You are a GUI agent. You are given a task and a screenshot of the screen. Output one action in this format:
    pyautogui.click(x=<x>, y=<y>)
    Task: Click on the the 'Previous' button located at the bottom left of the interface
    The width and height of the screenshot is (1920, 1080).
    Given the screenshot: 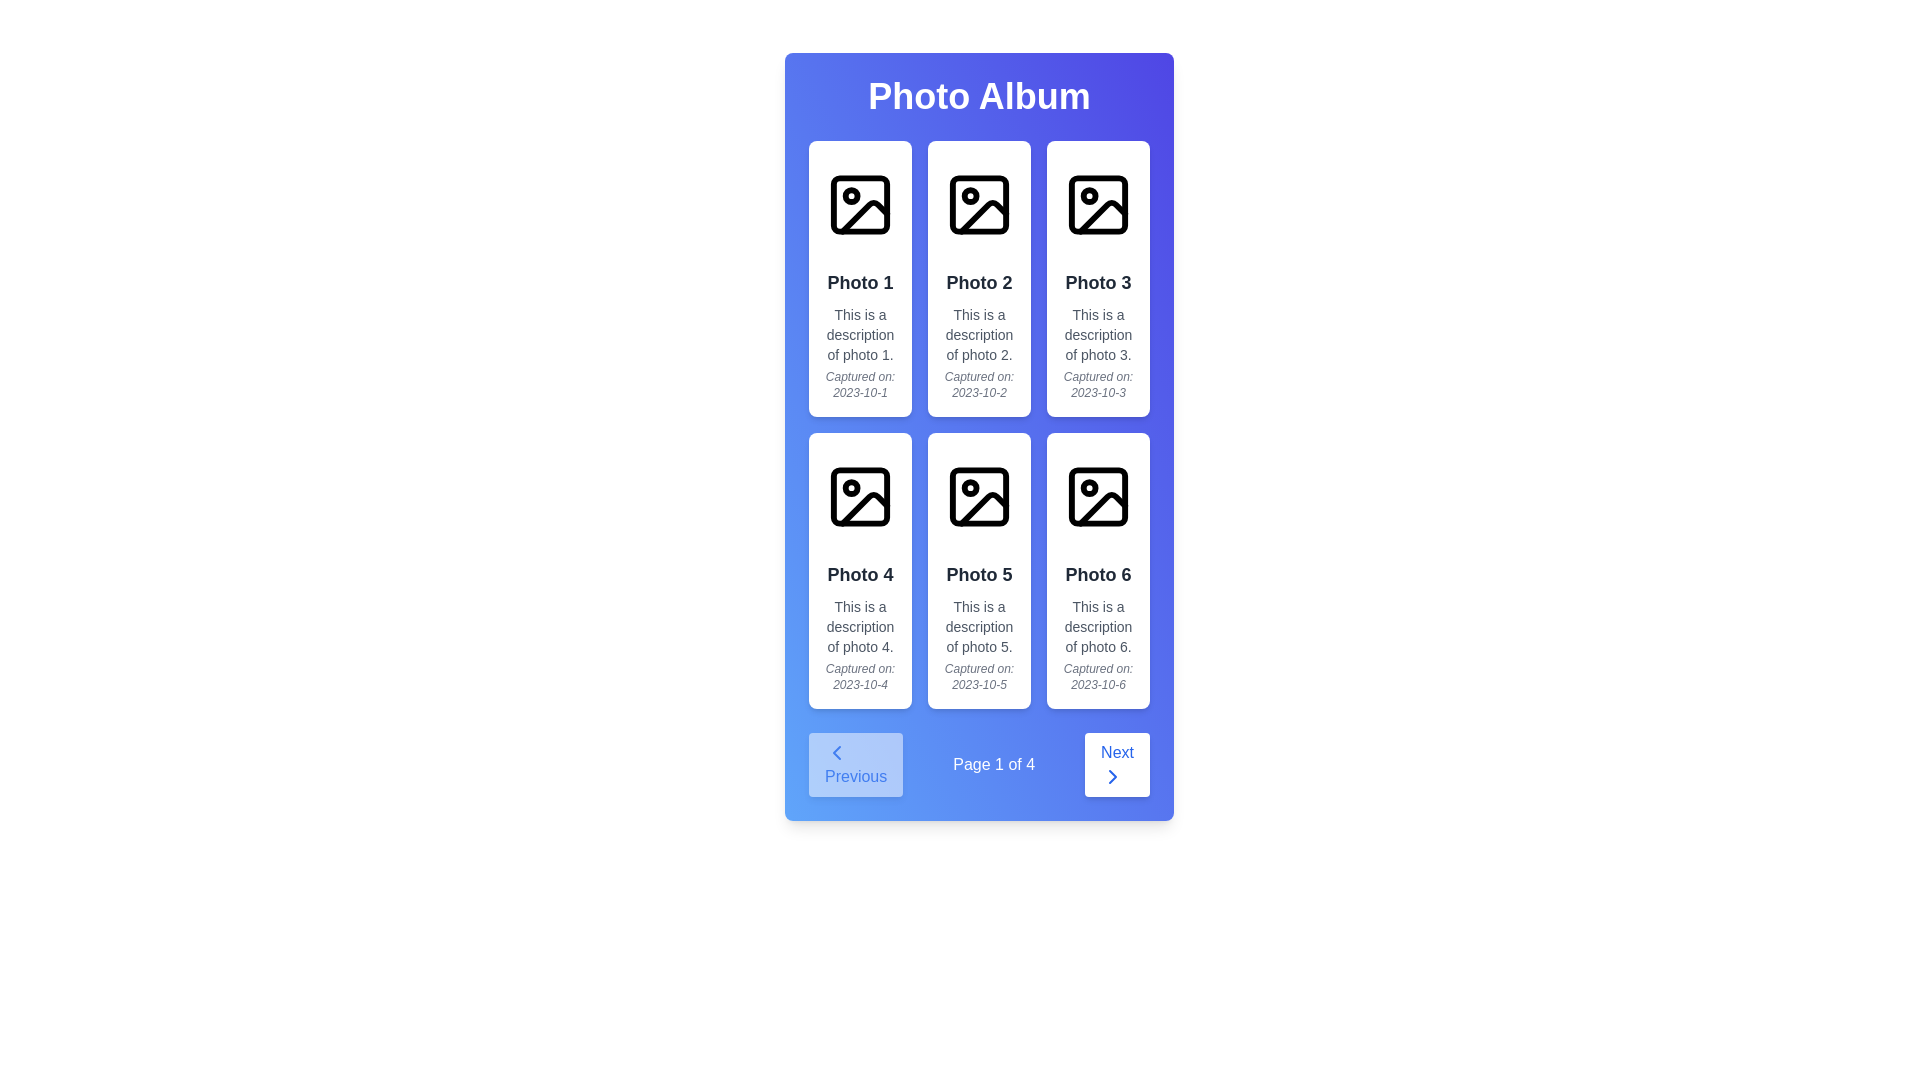 What is the action you would take?
    pyautogui.click(x=856, y=764)
    